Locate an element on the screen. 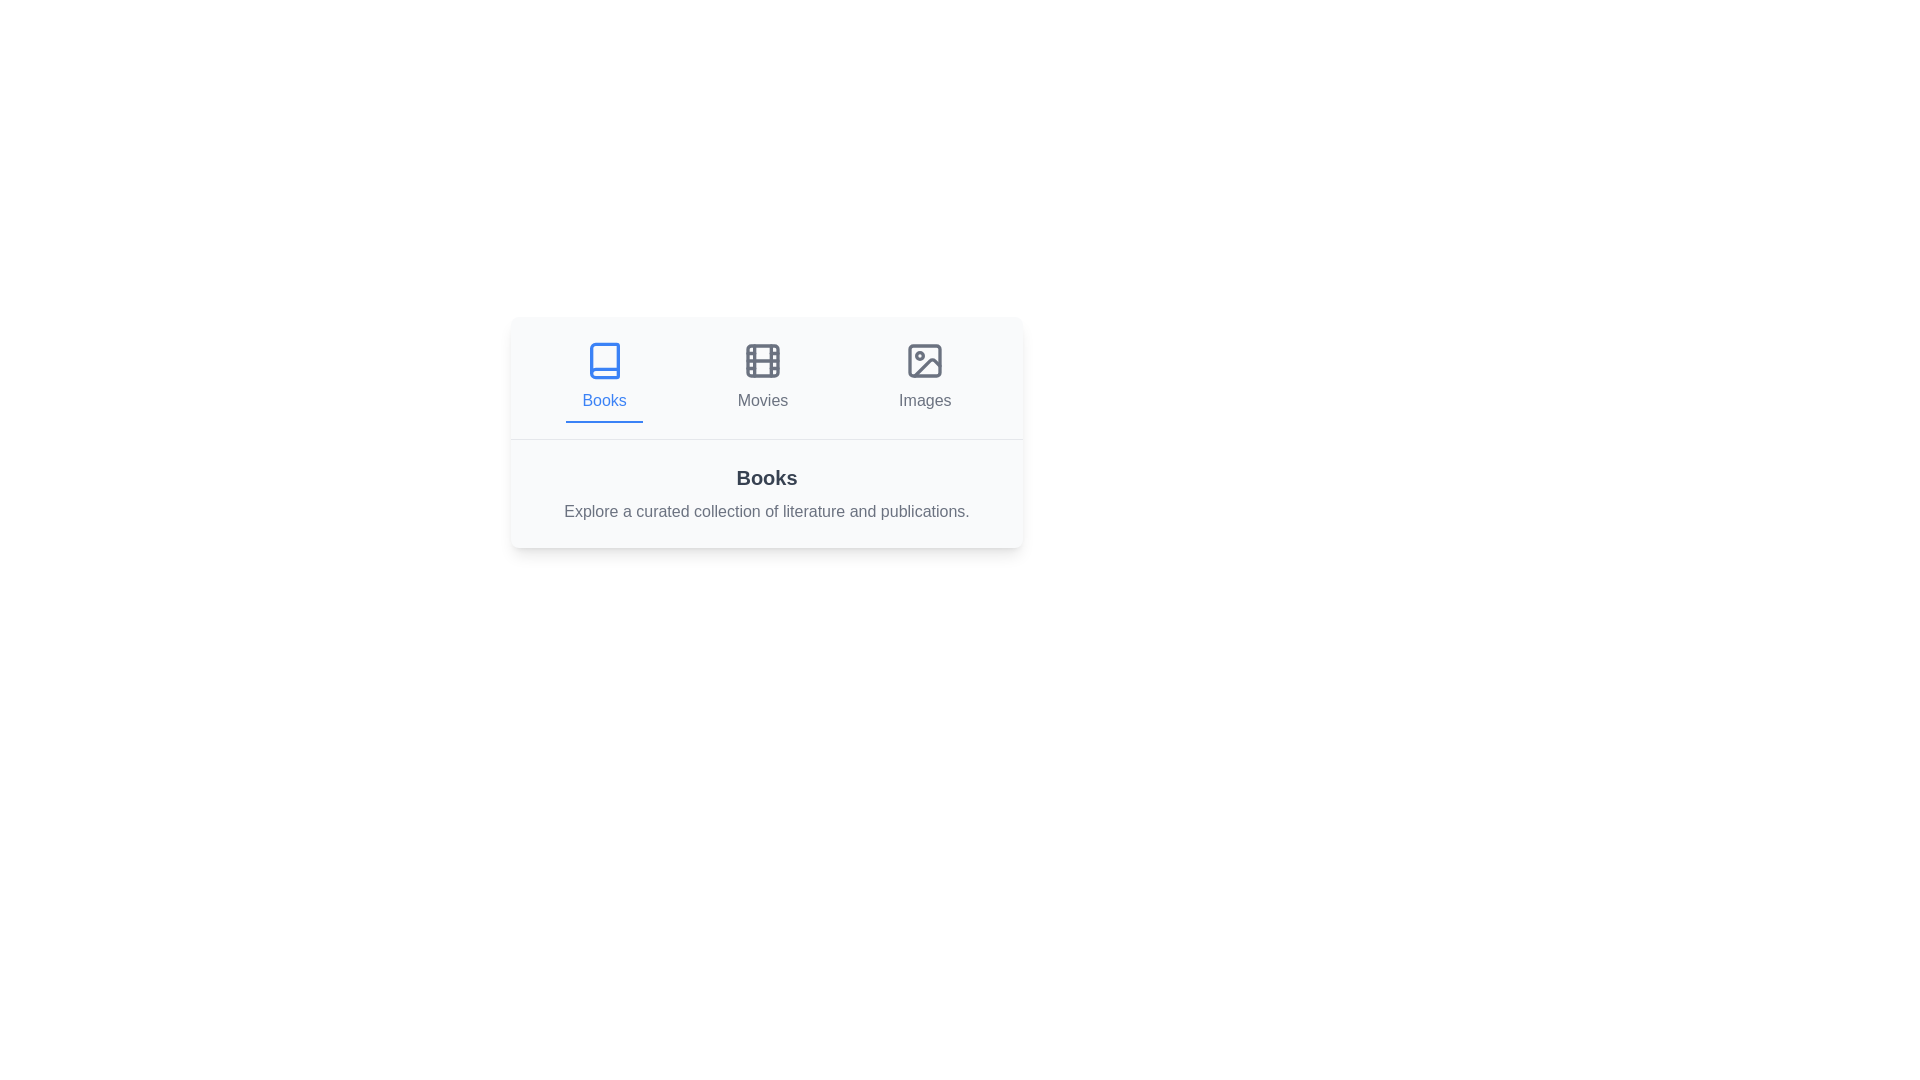  the Images tab by clicking on its button is located at coordinates (924, 378).